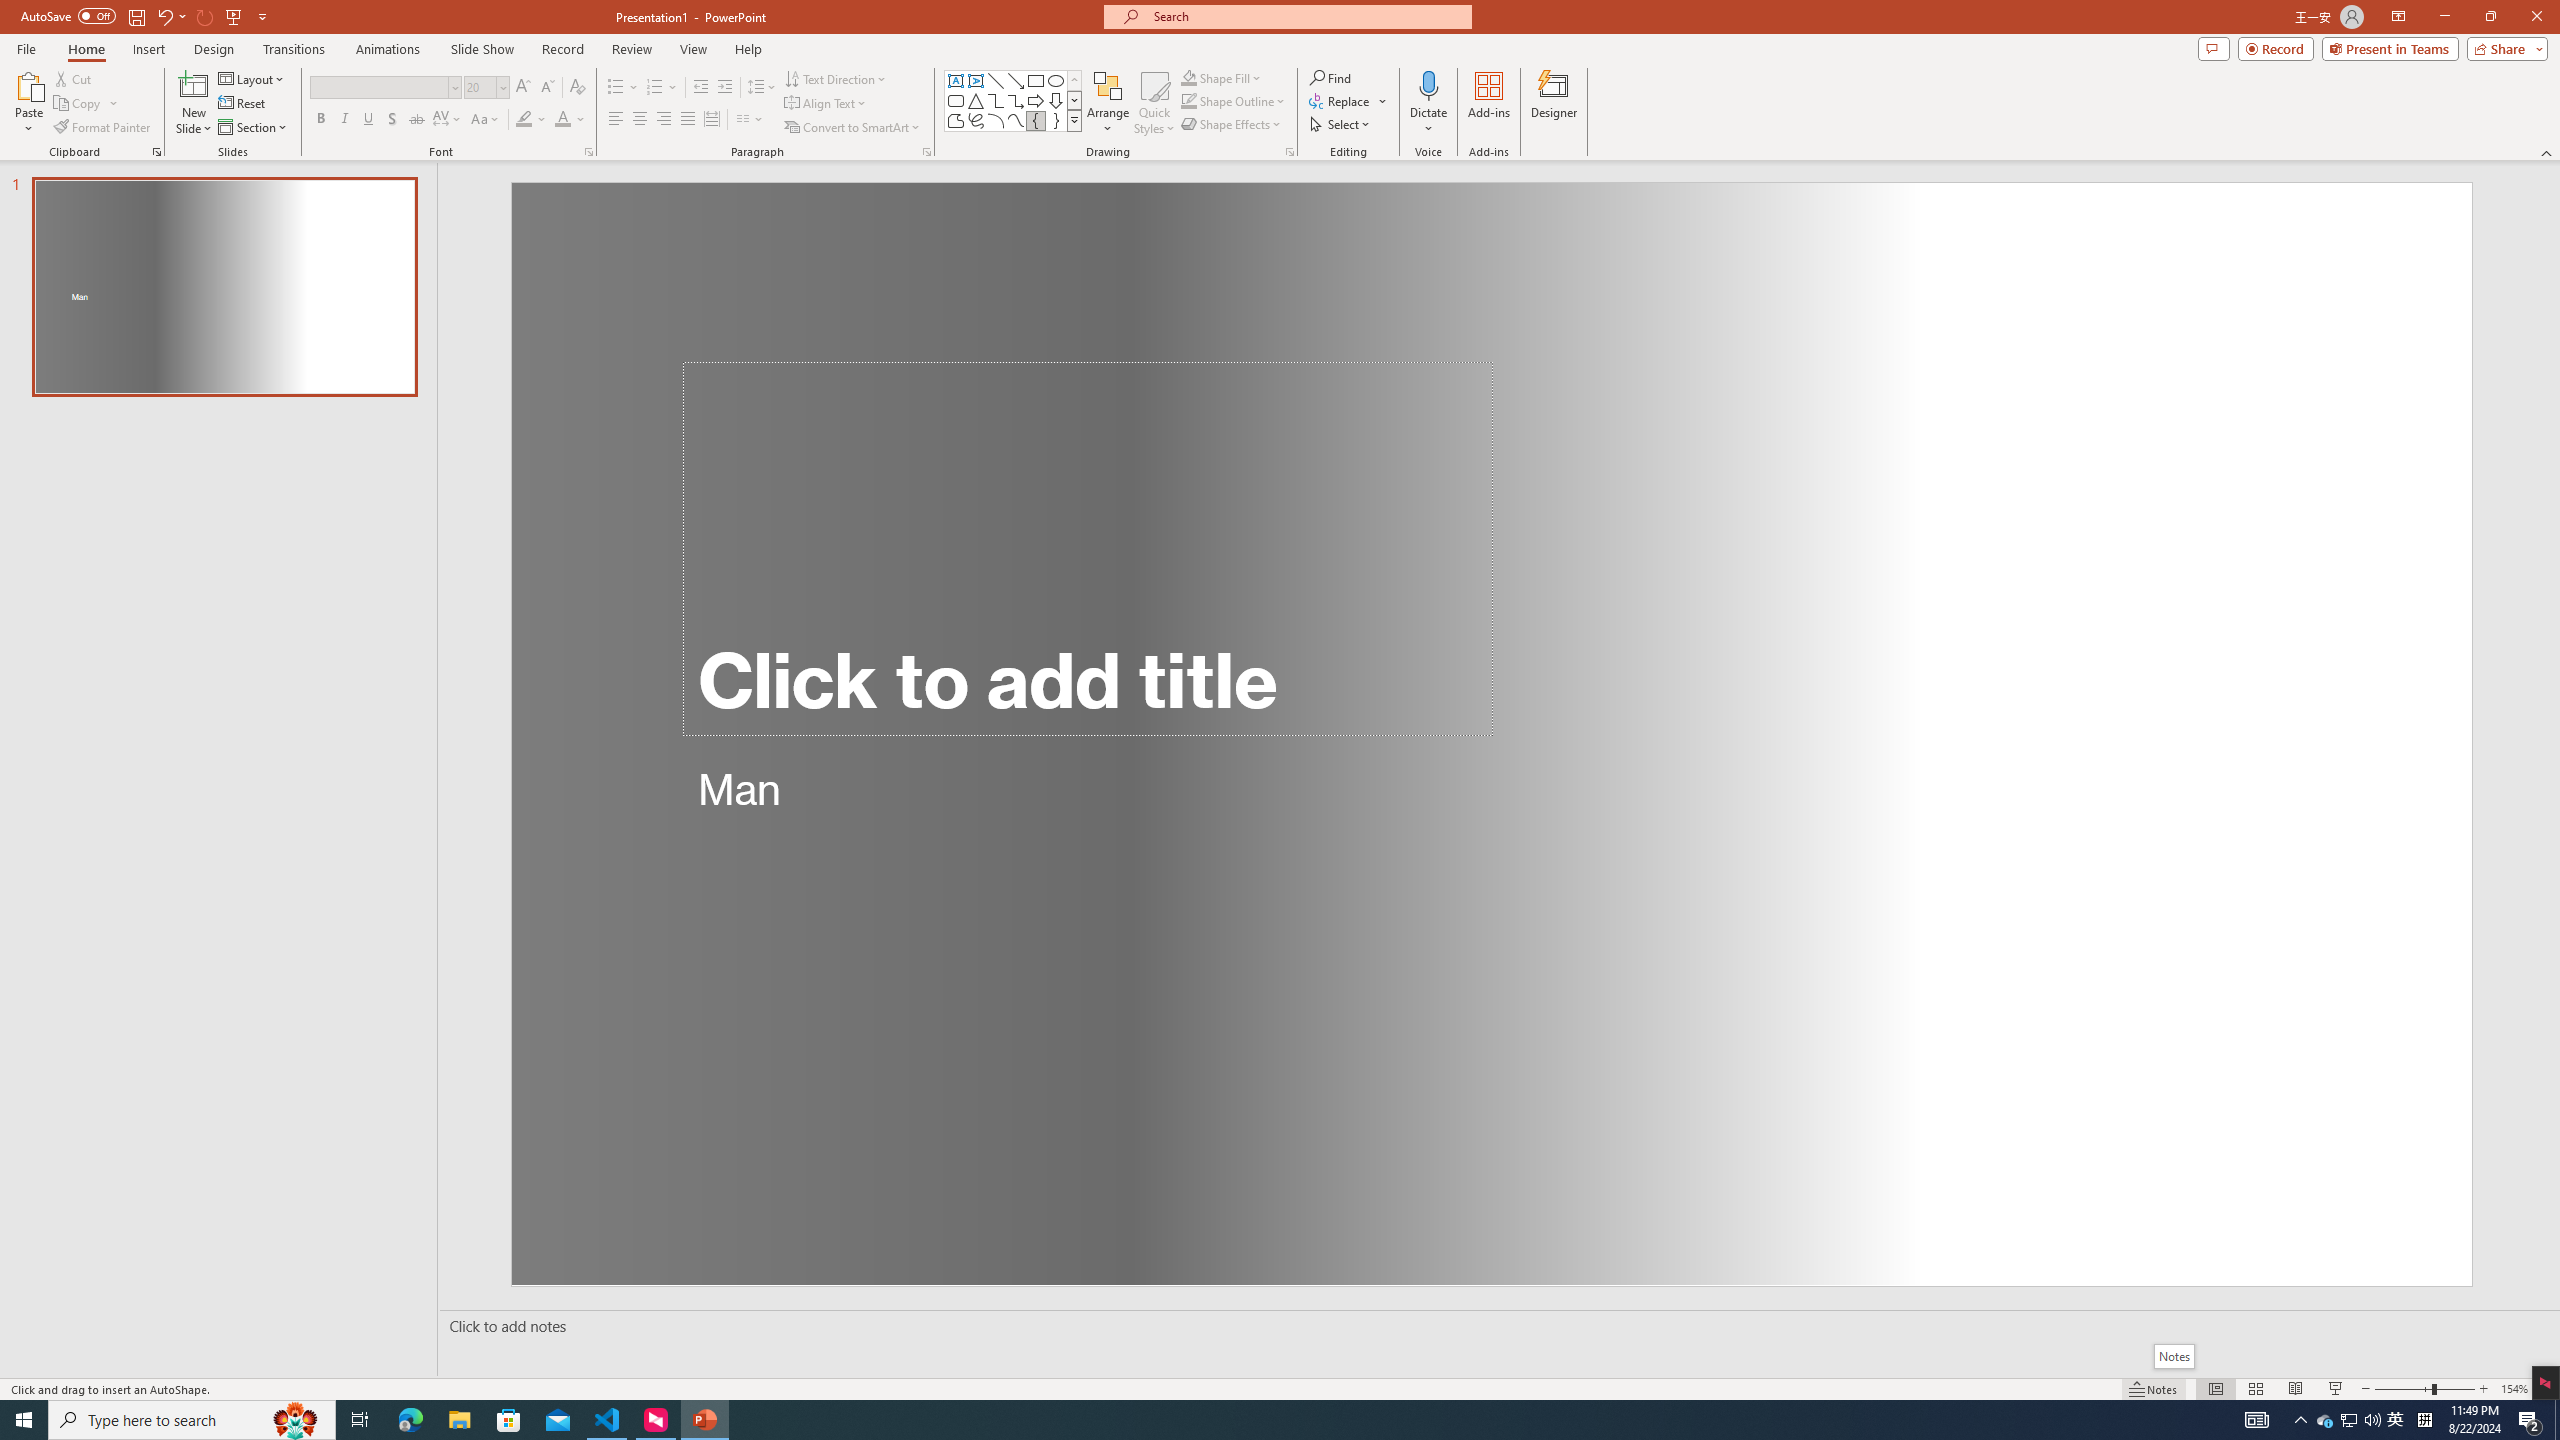  What do you see at coordinates (1035, 99) in the screenshot?
I see `'Arrow: Right'` at bounding box center [1035, 99].